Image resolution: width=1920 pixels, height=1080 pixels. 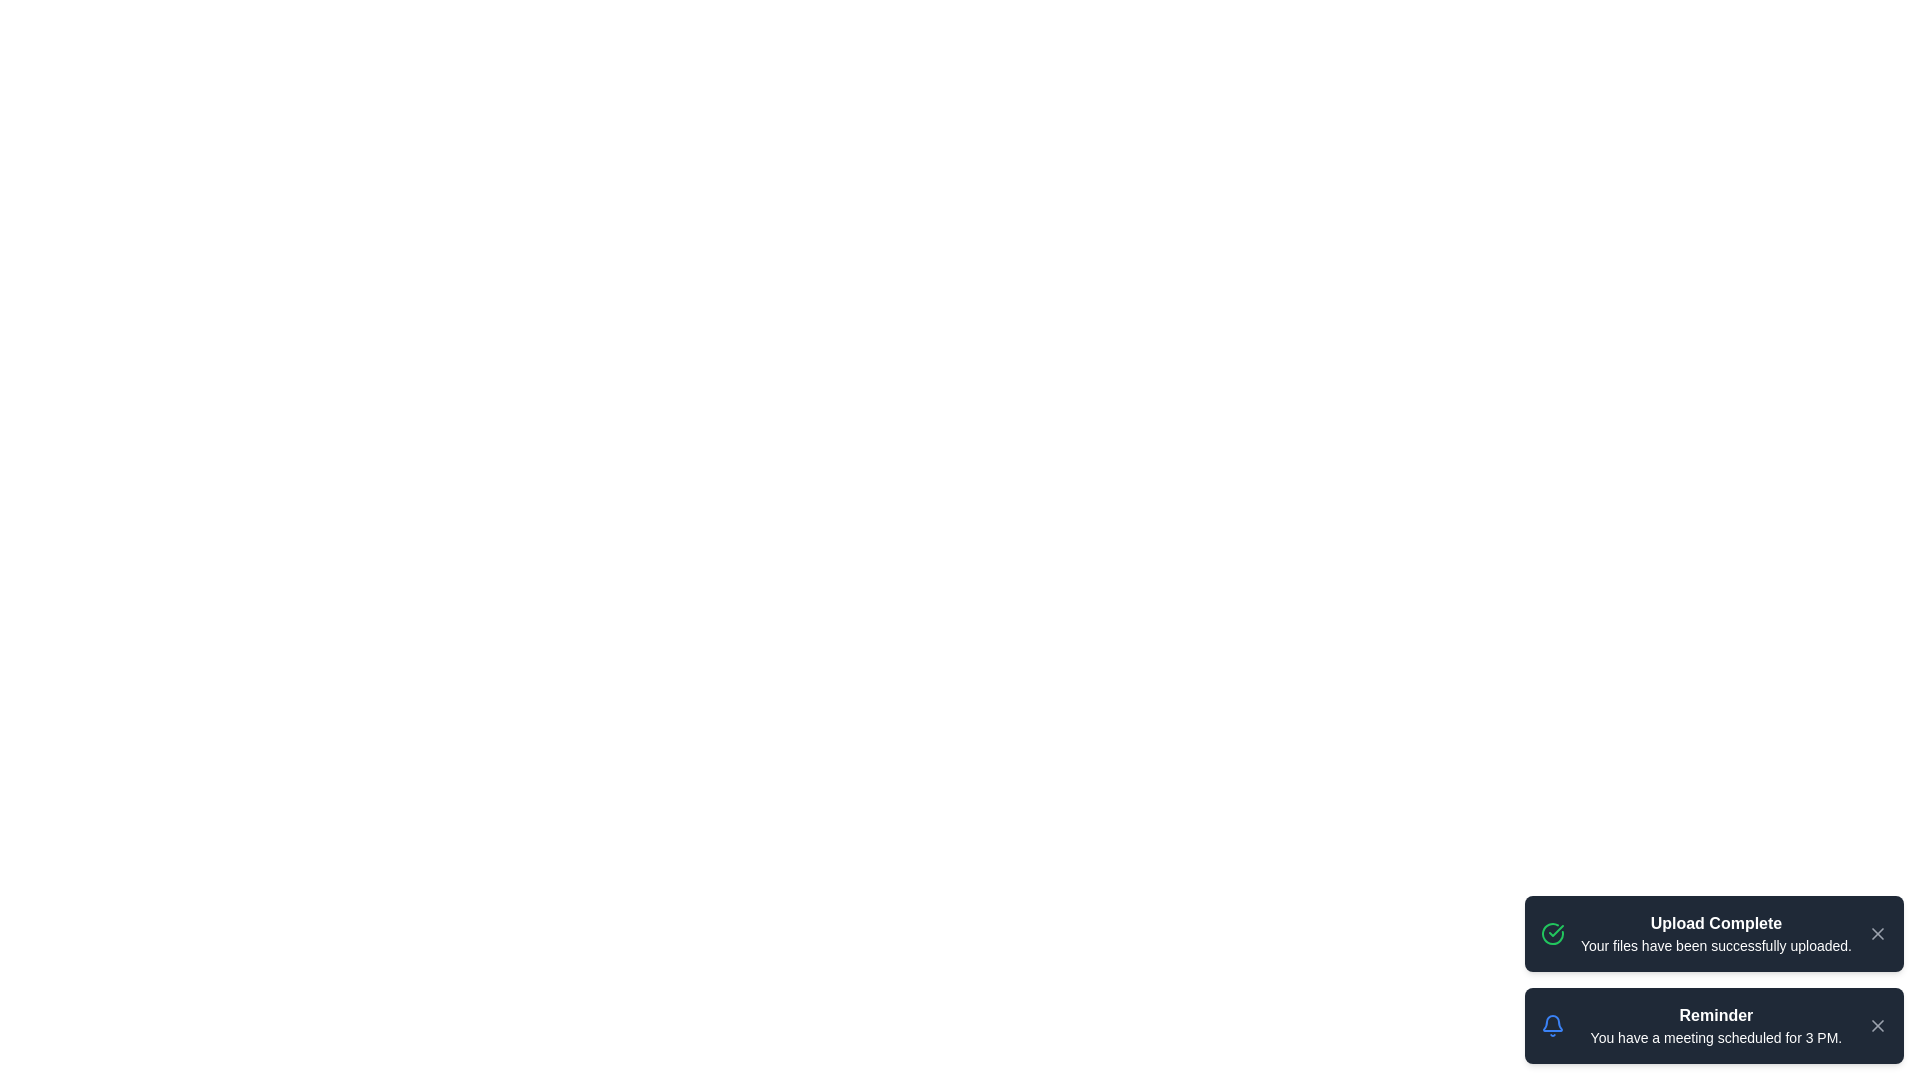 I want to click on the close button of the notification with title 'Upload Complete', so click(x=1876, y=933).